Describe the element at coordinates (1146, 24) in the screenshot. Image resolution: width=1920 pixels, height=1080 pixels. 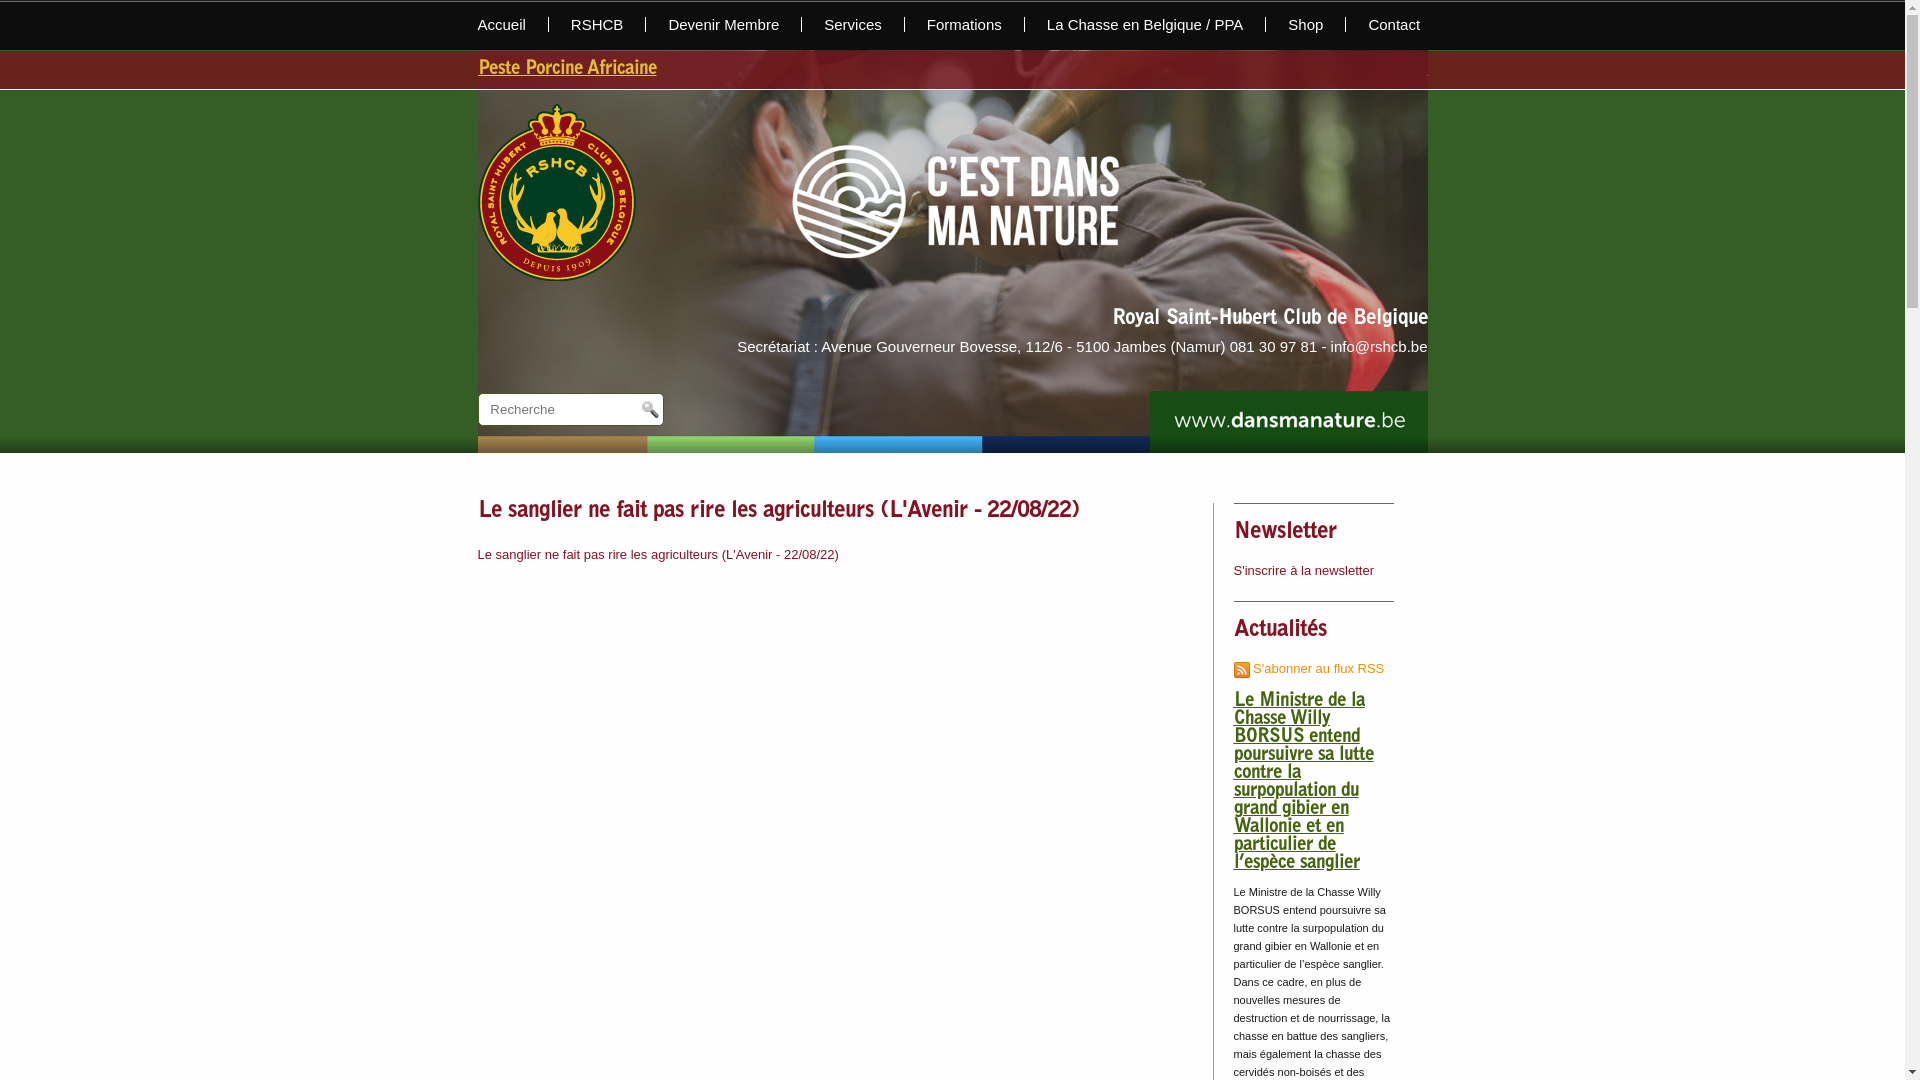
I see `'La Chasse en Belgique / PPA'` at that location.